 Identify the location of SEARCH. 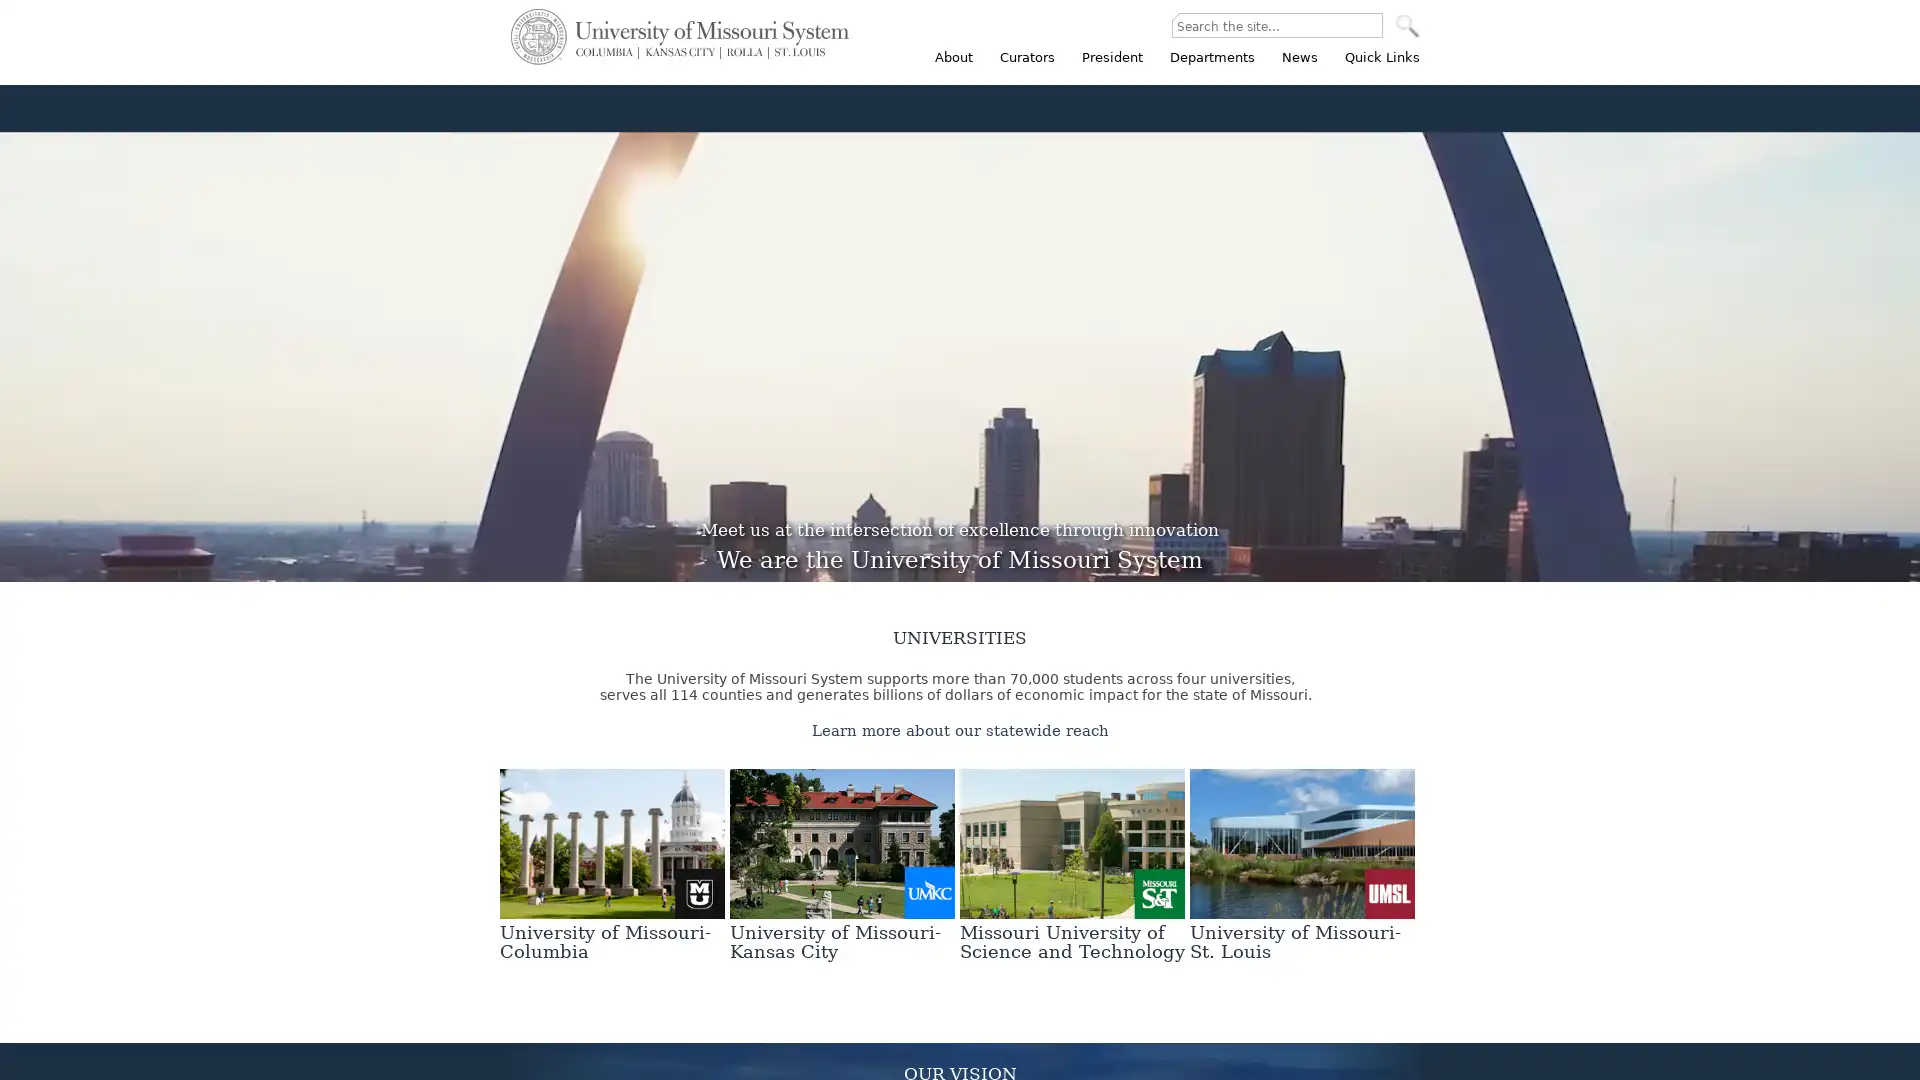
(1406, 26).